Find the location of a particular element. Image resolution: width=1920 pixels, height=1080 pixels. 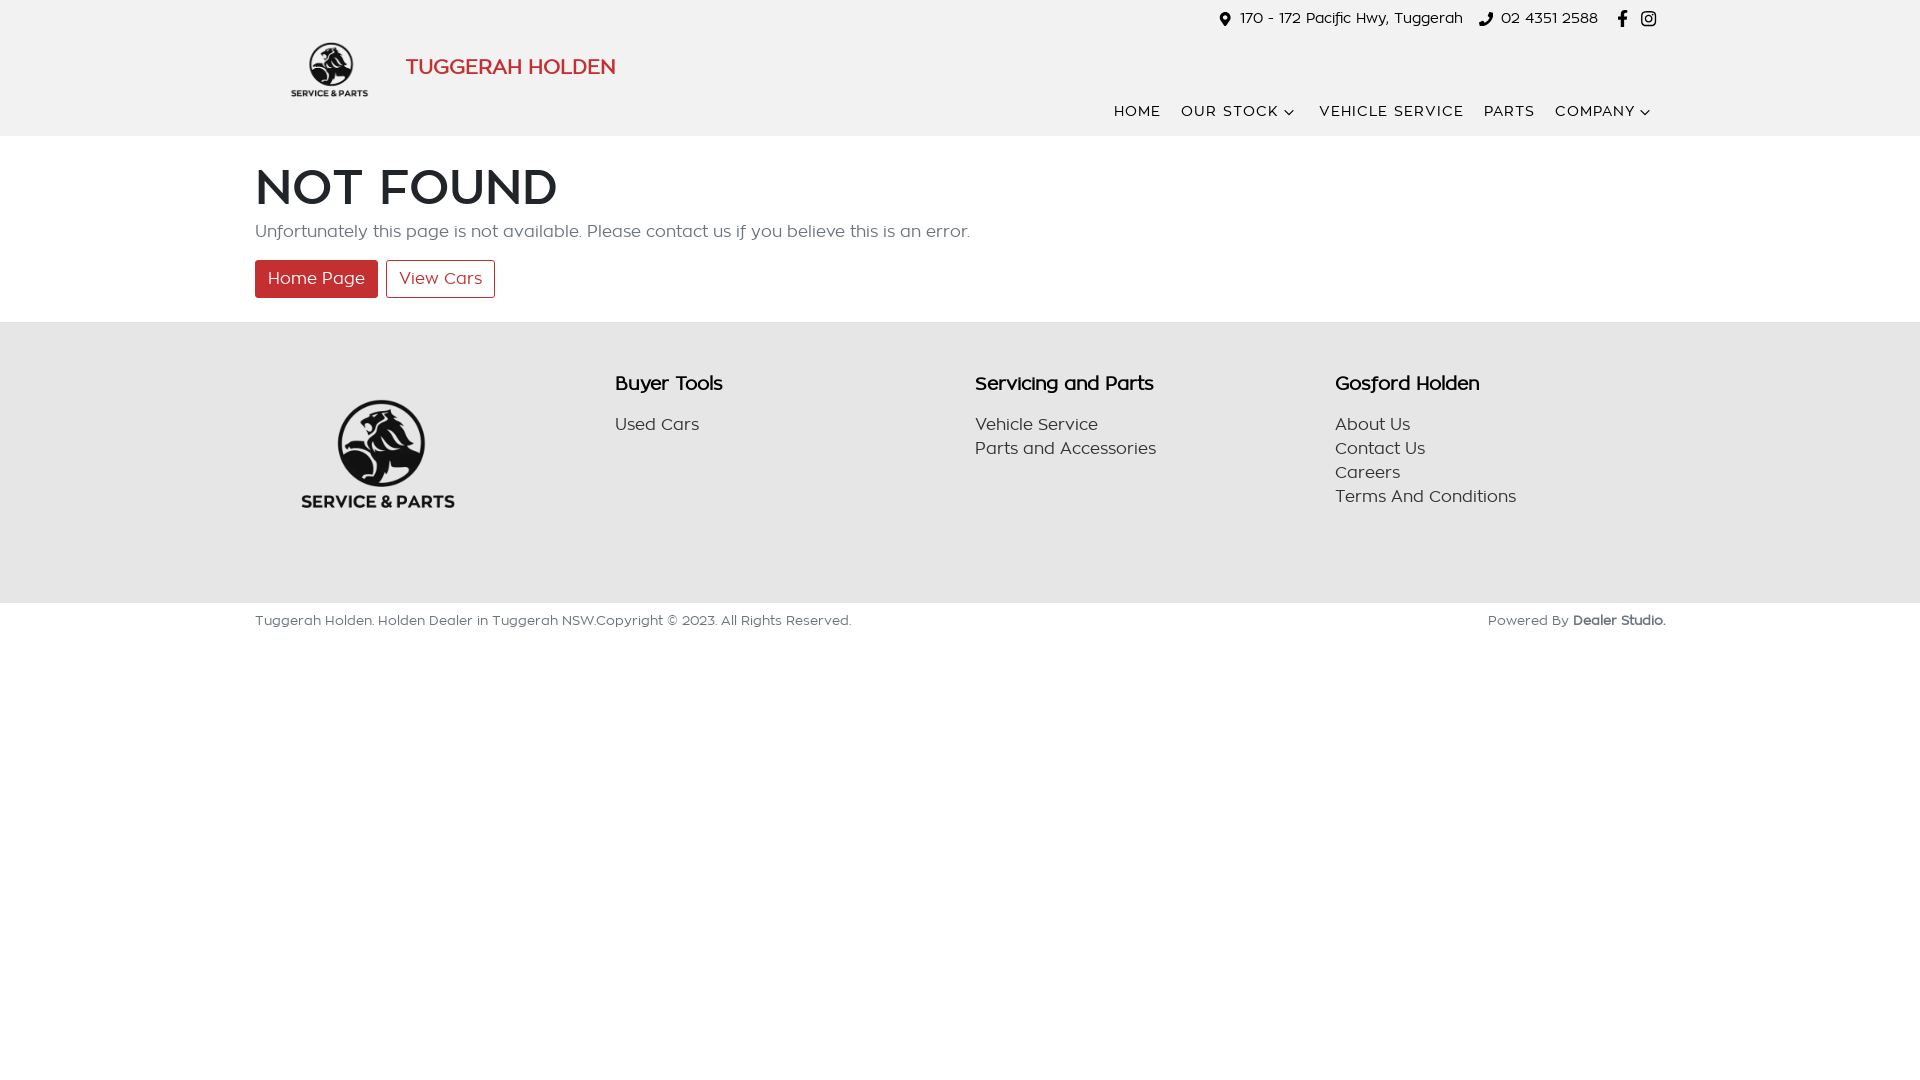

'PARTS' is located at coordinates (1483, 111).